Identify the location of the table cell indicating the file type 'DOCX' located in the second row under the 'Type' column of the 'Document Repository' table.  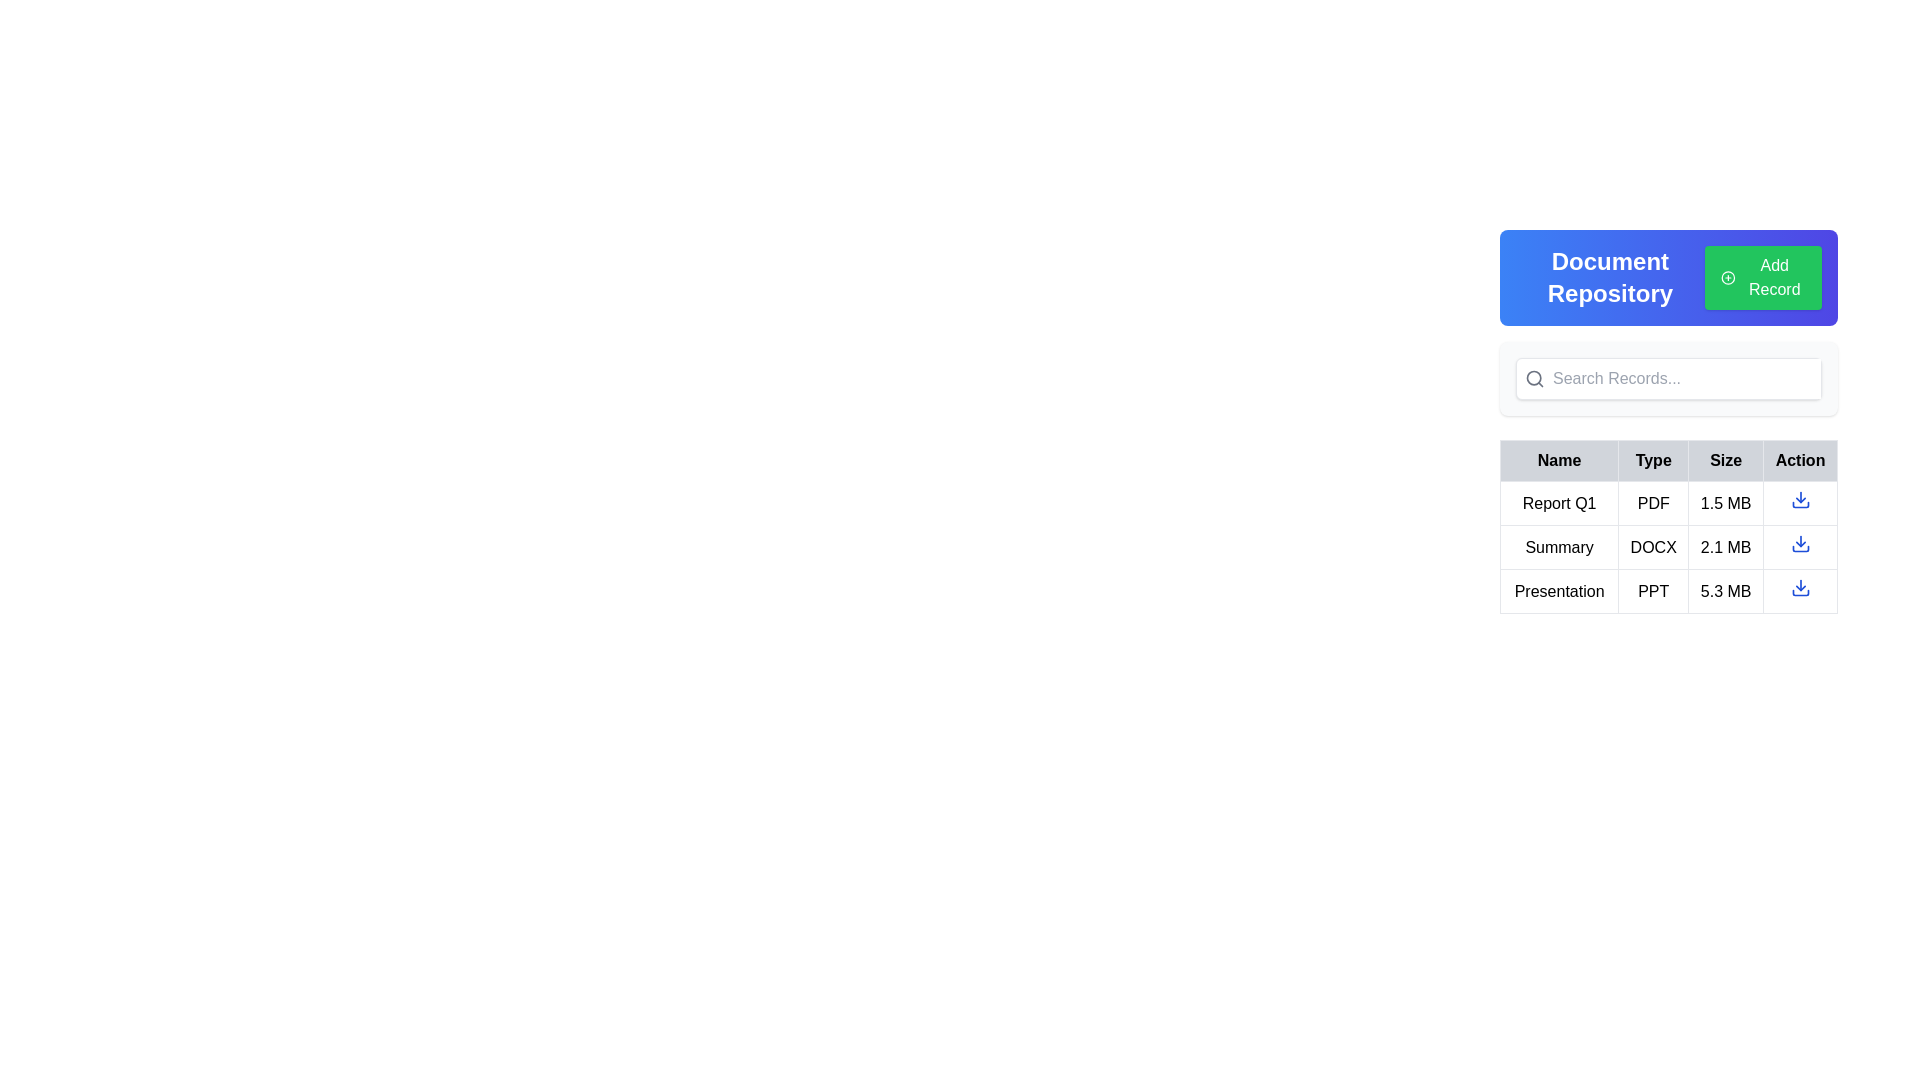
(1669, 547).